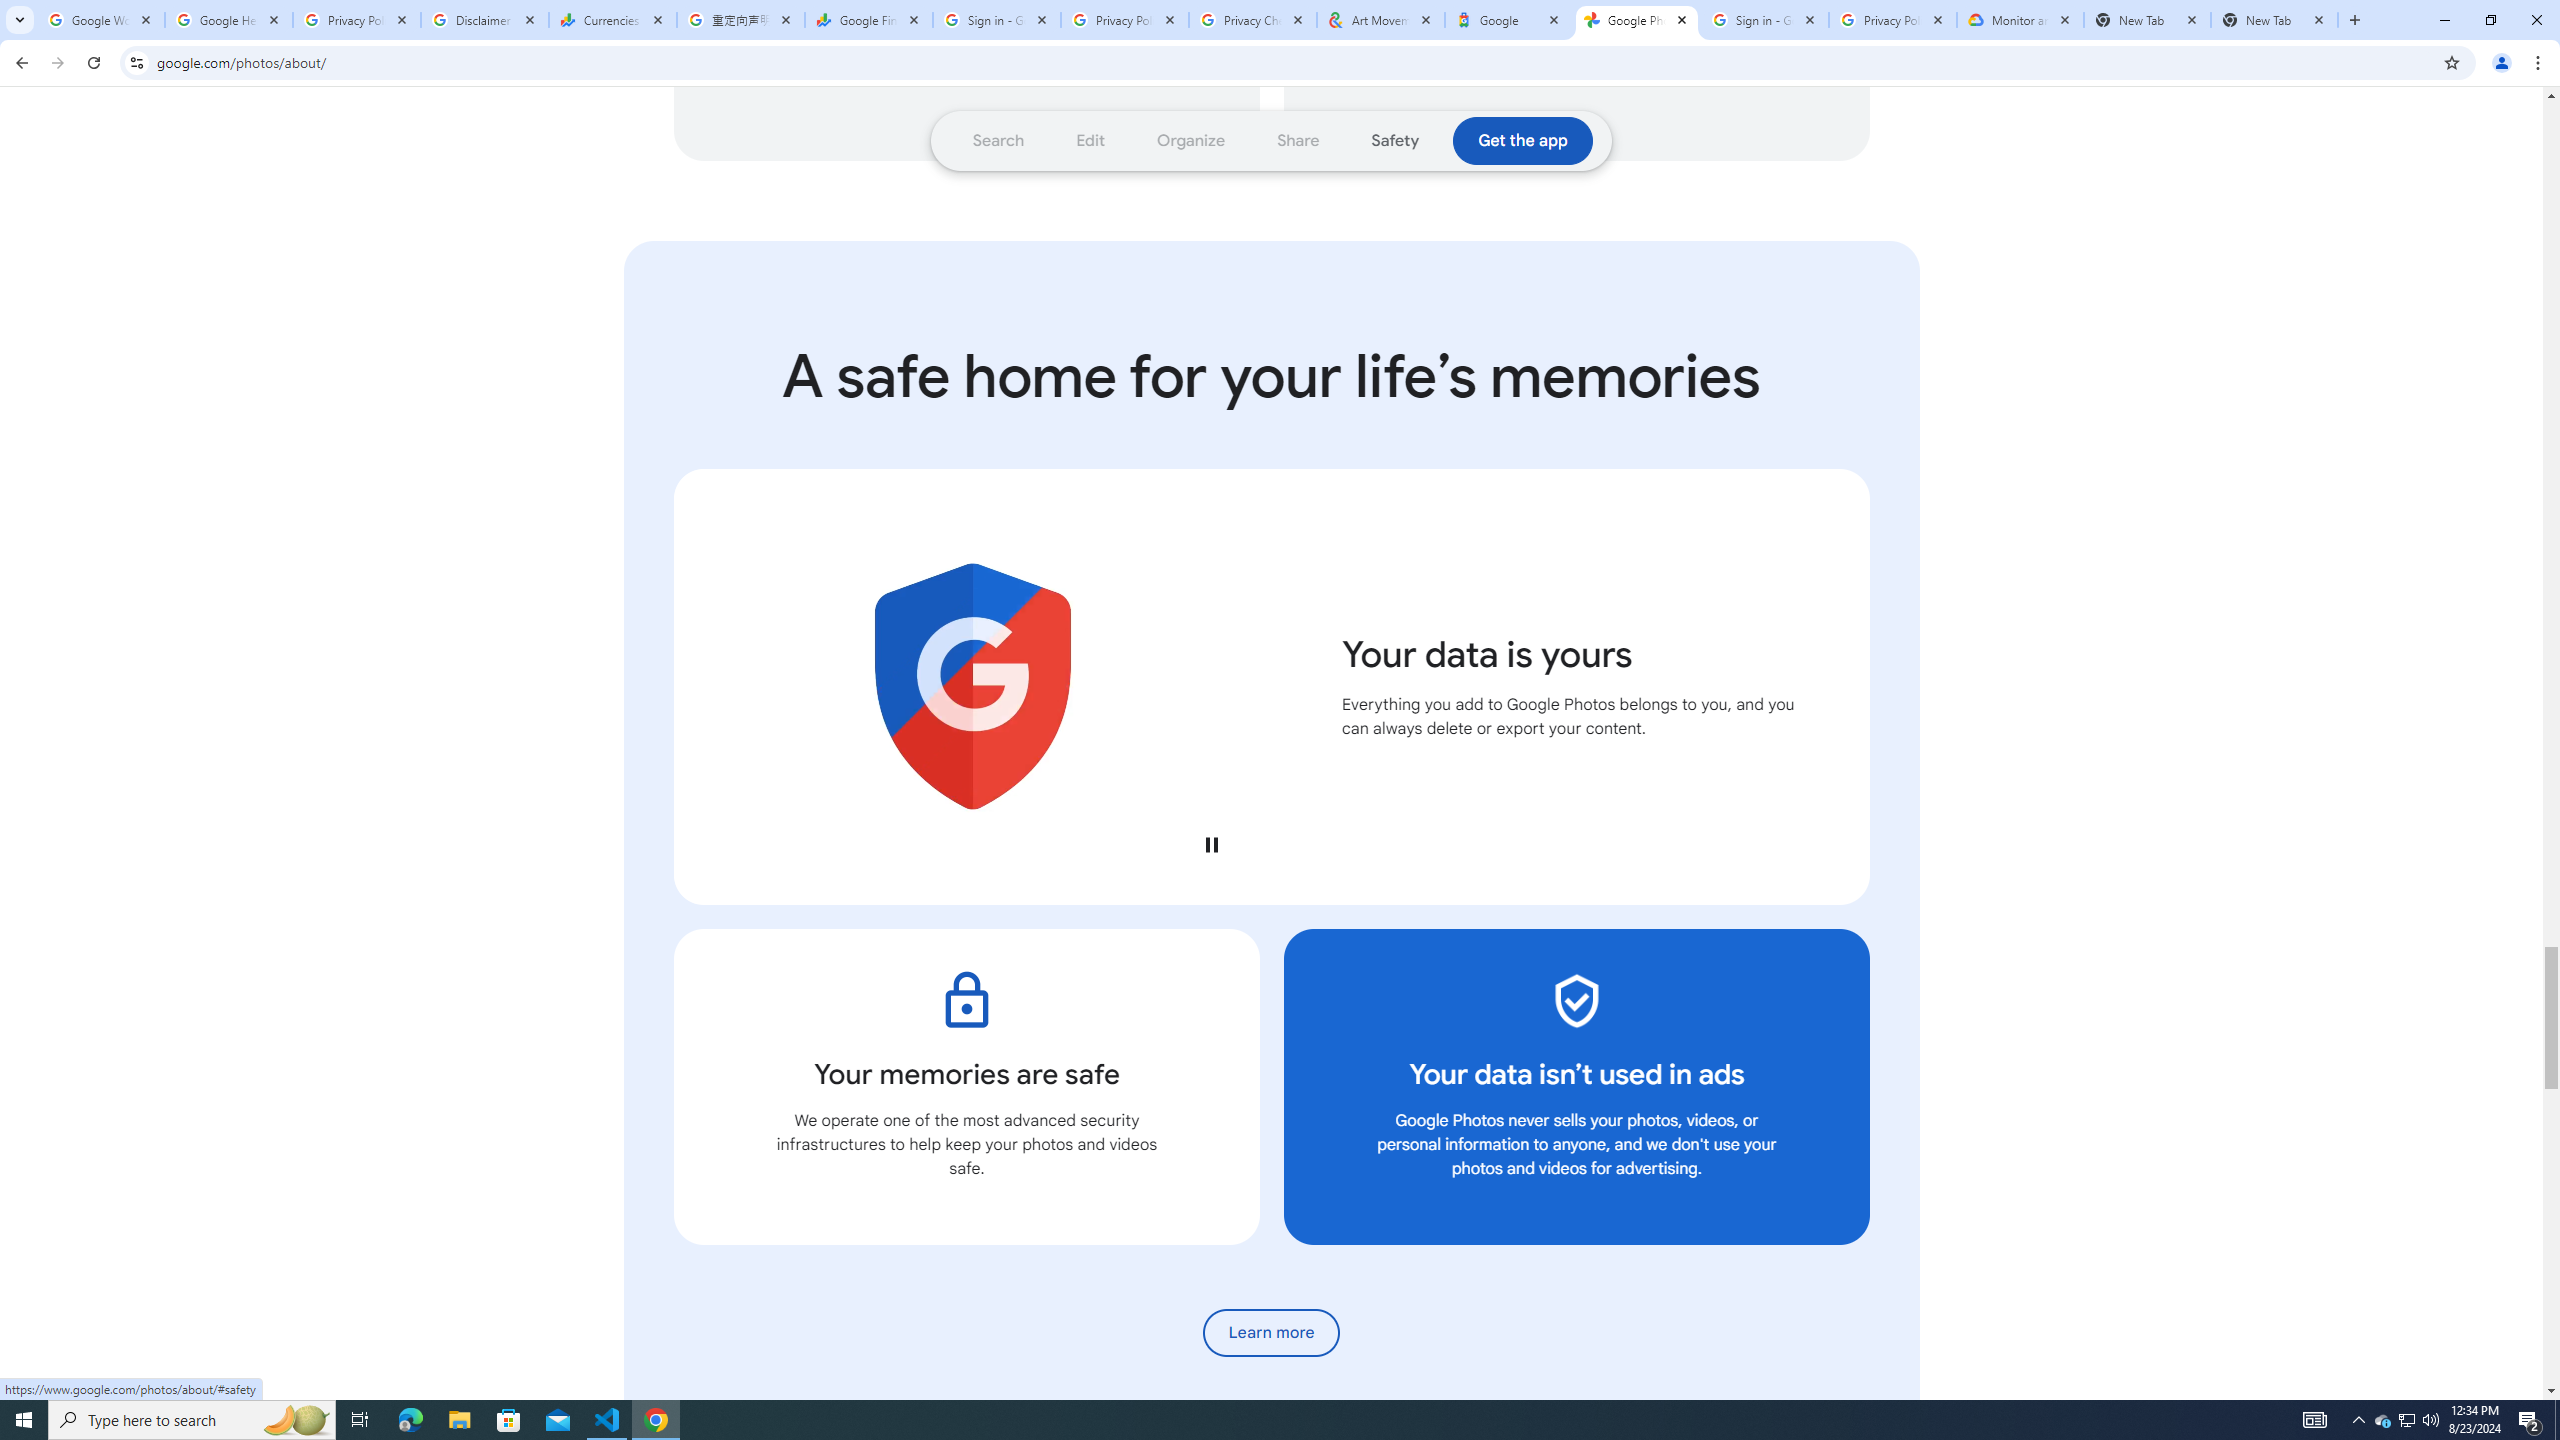 This screenshot has height=1440, width=2560. I want to click on 'A checkmark icon.', so click(1575, 999).